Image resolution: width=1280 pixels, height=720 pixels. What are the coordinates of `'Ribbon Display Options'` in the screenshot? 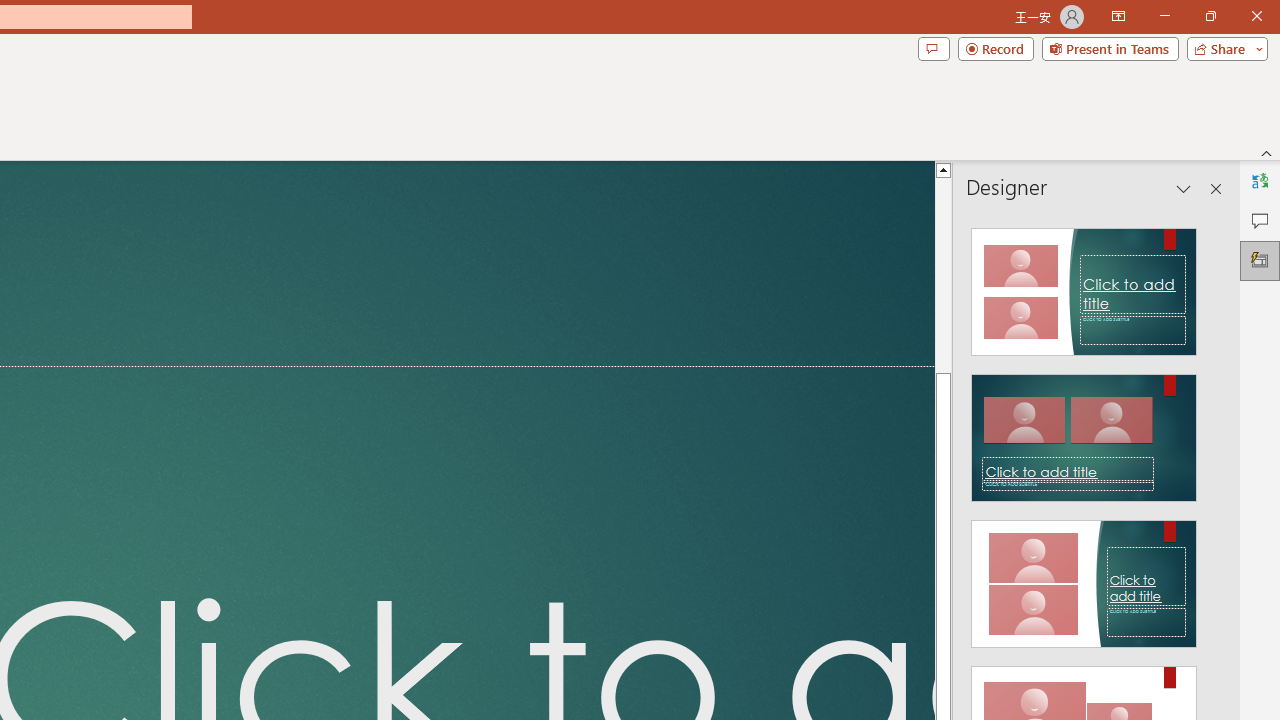 It's located at (1117, 16).